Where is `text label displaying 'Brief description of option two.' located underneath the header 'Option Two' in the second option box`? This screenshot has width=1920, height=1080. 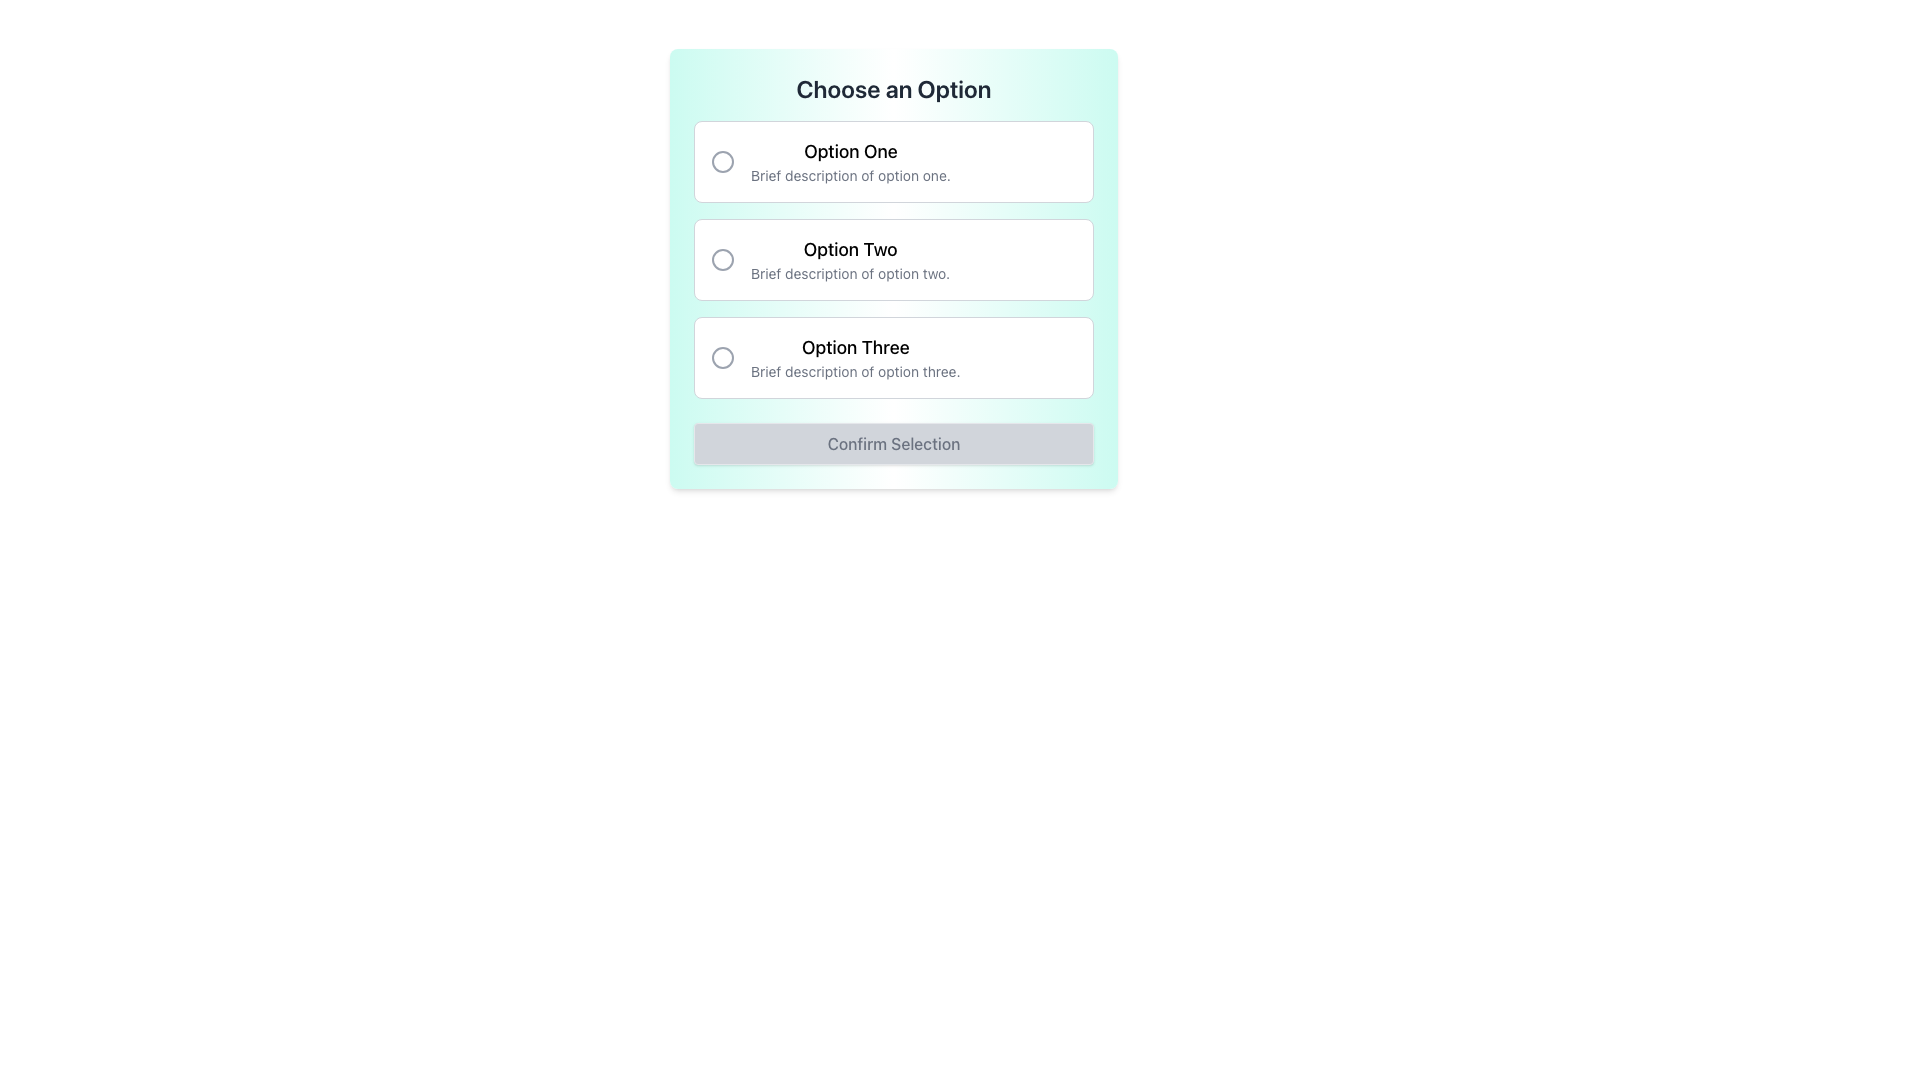
text label displaying 'Brief description of option two.' located underneath the header 'Option Two' in the second option box is located at coordinates (850, 273).